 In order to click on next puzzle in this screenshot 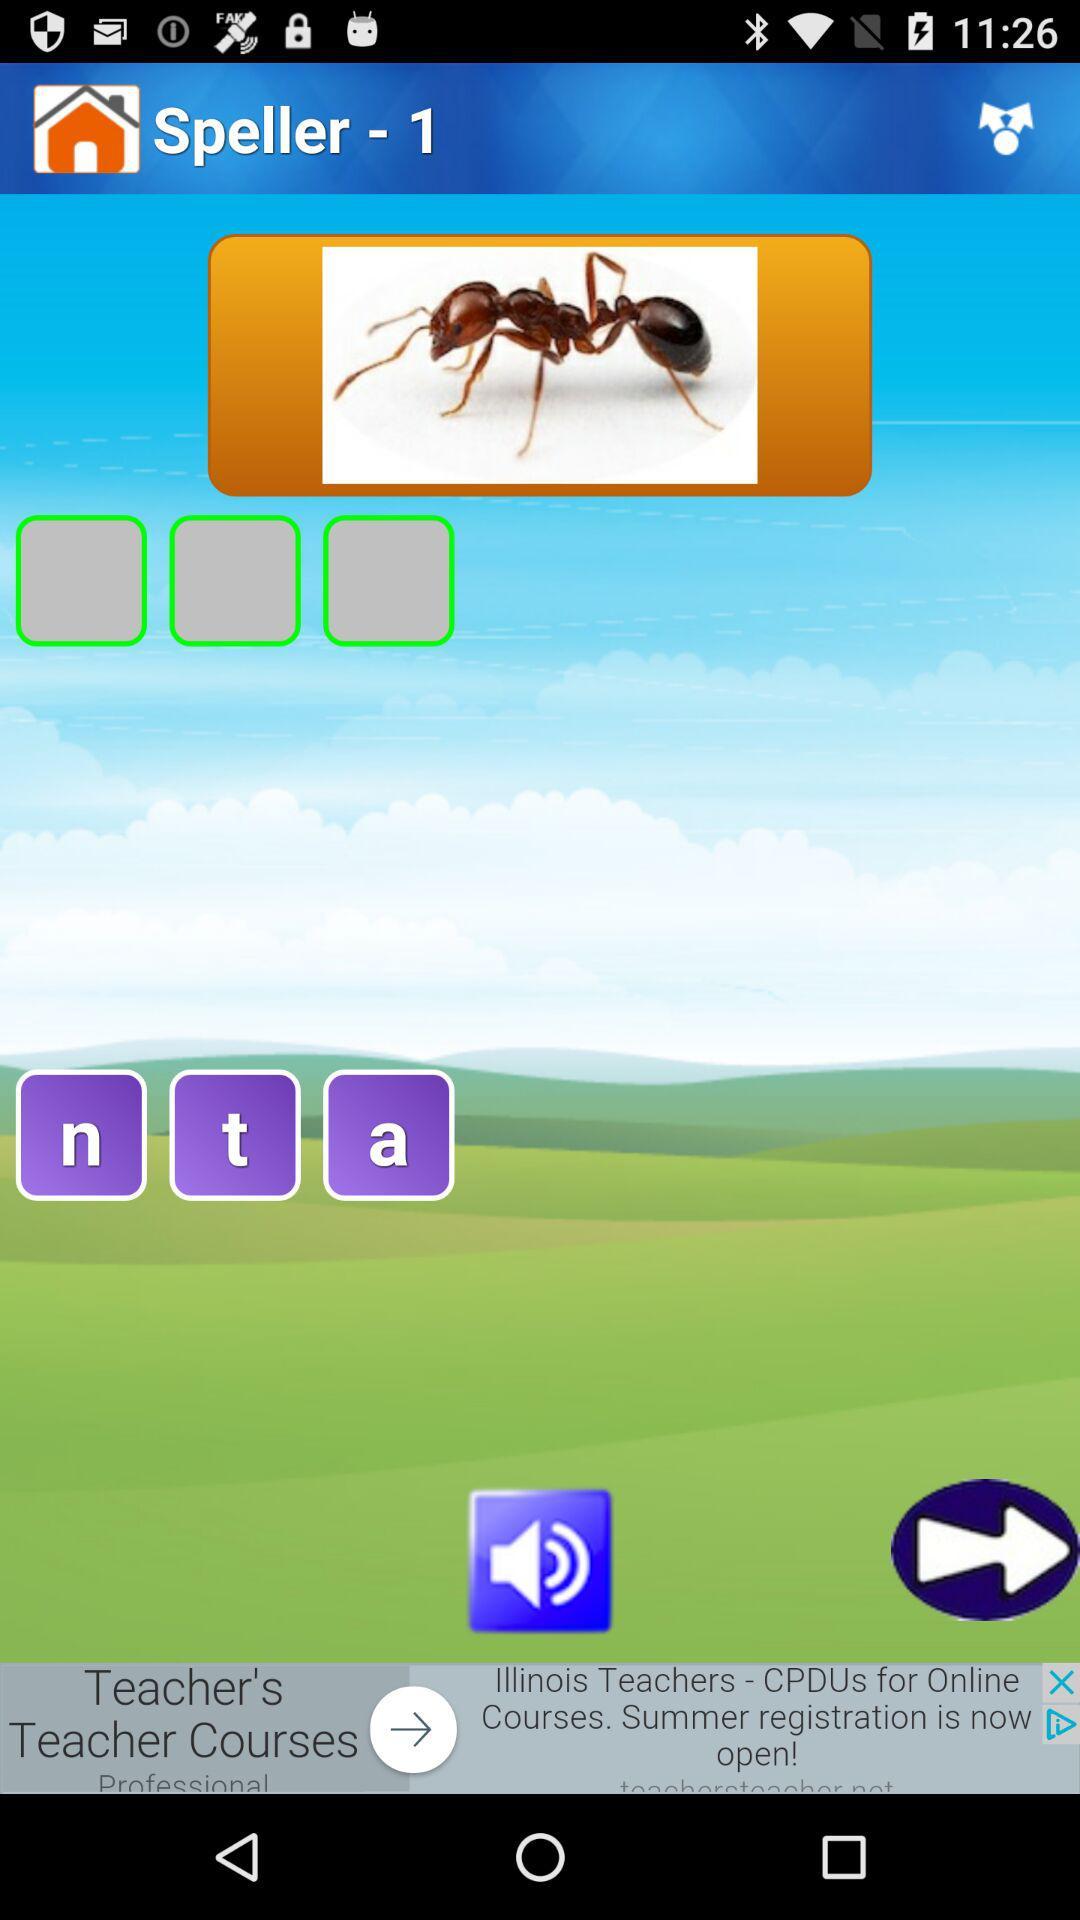, I will do `click(984, 1548)`.